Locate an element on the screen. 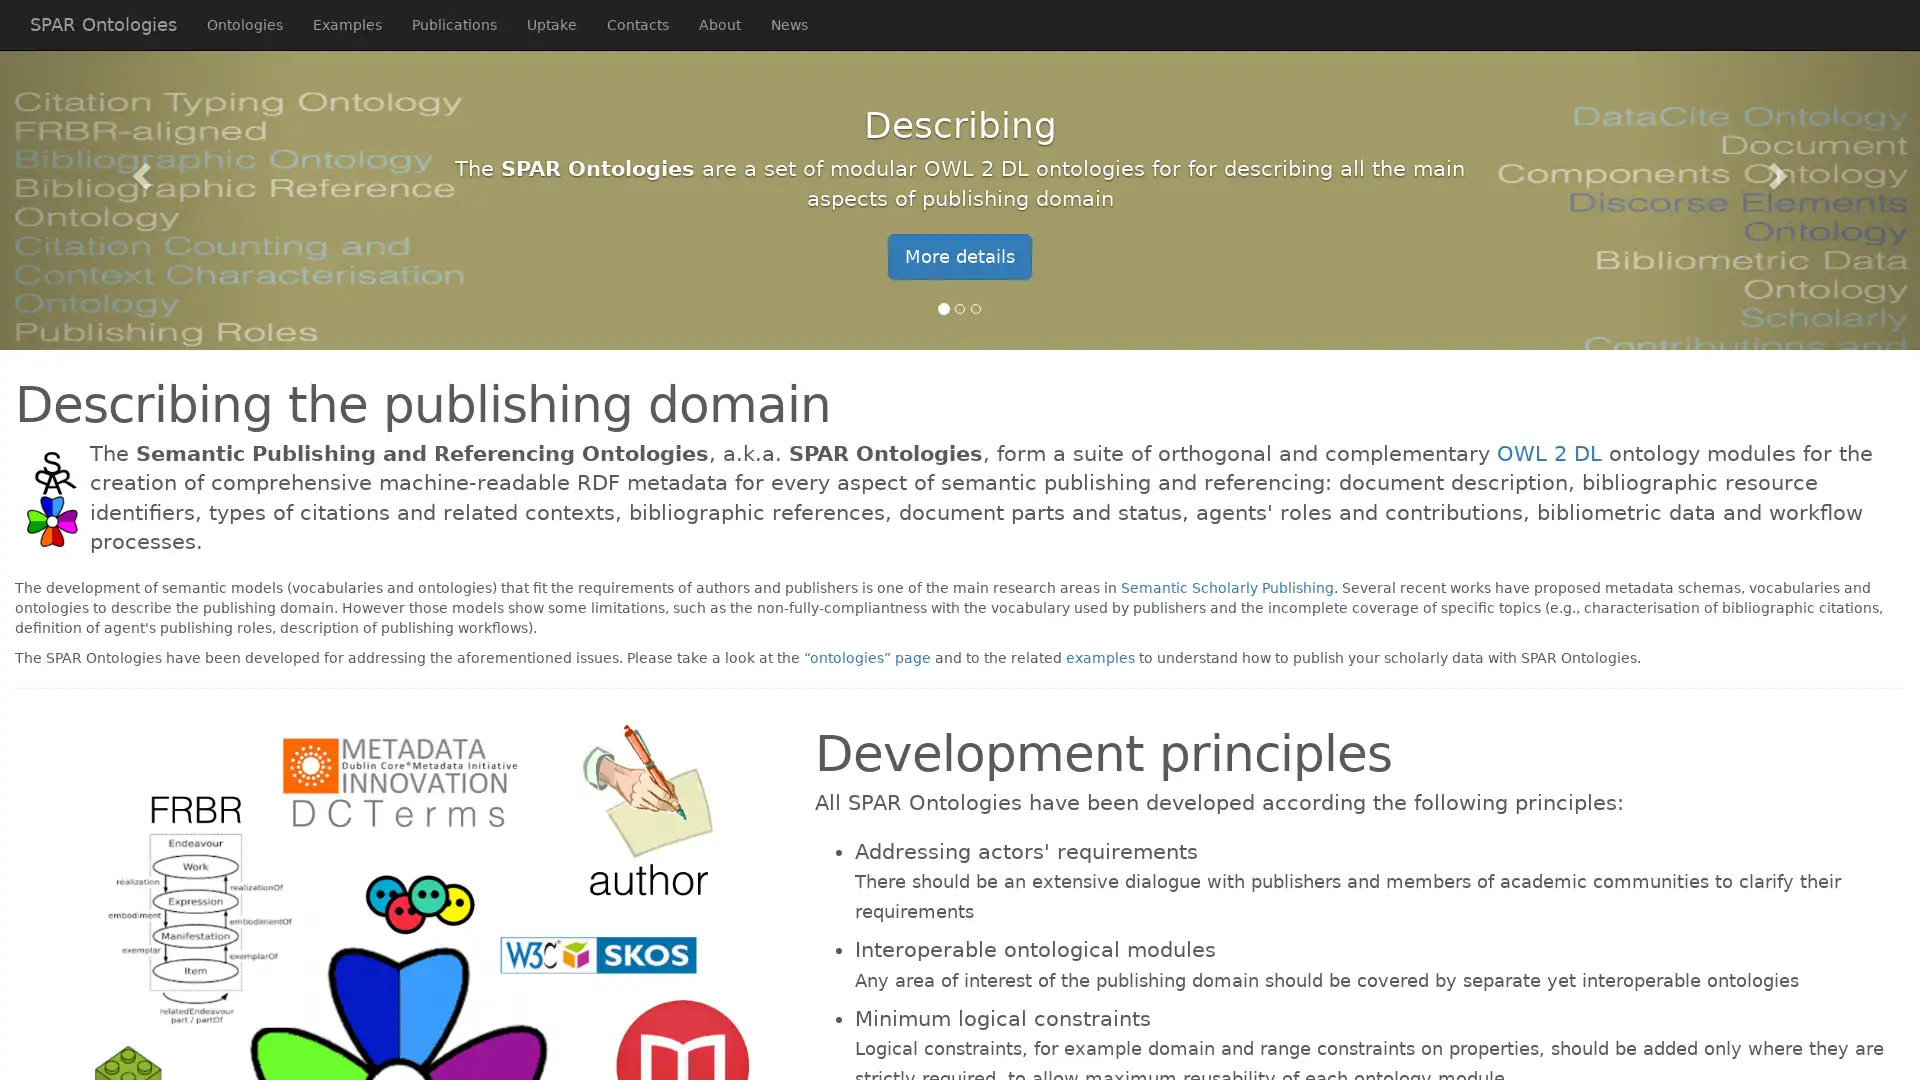  More details is located at coordinates (960, 256).